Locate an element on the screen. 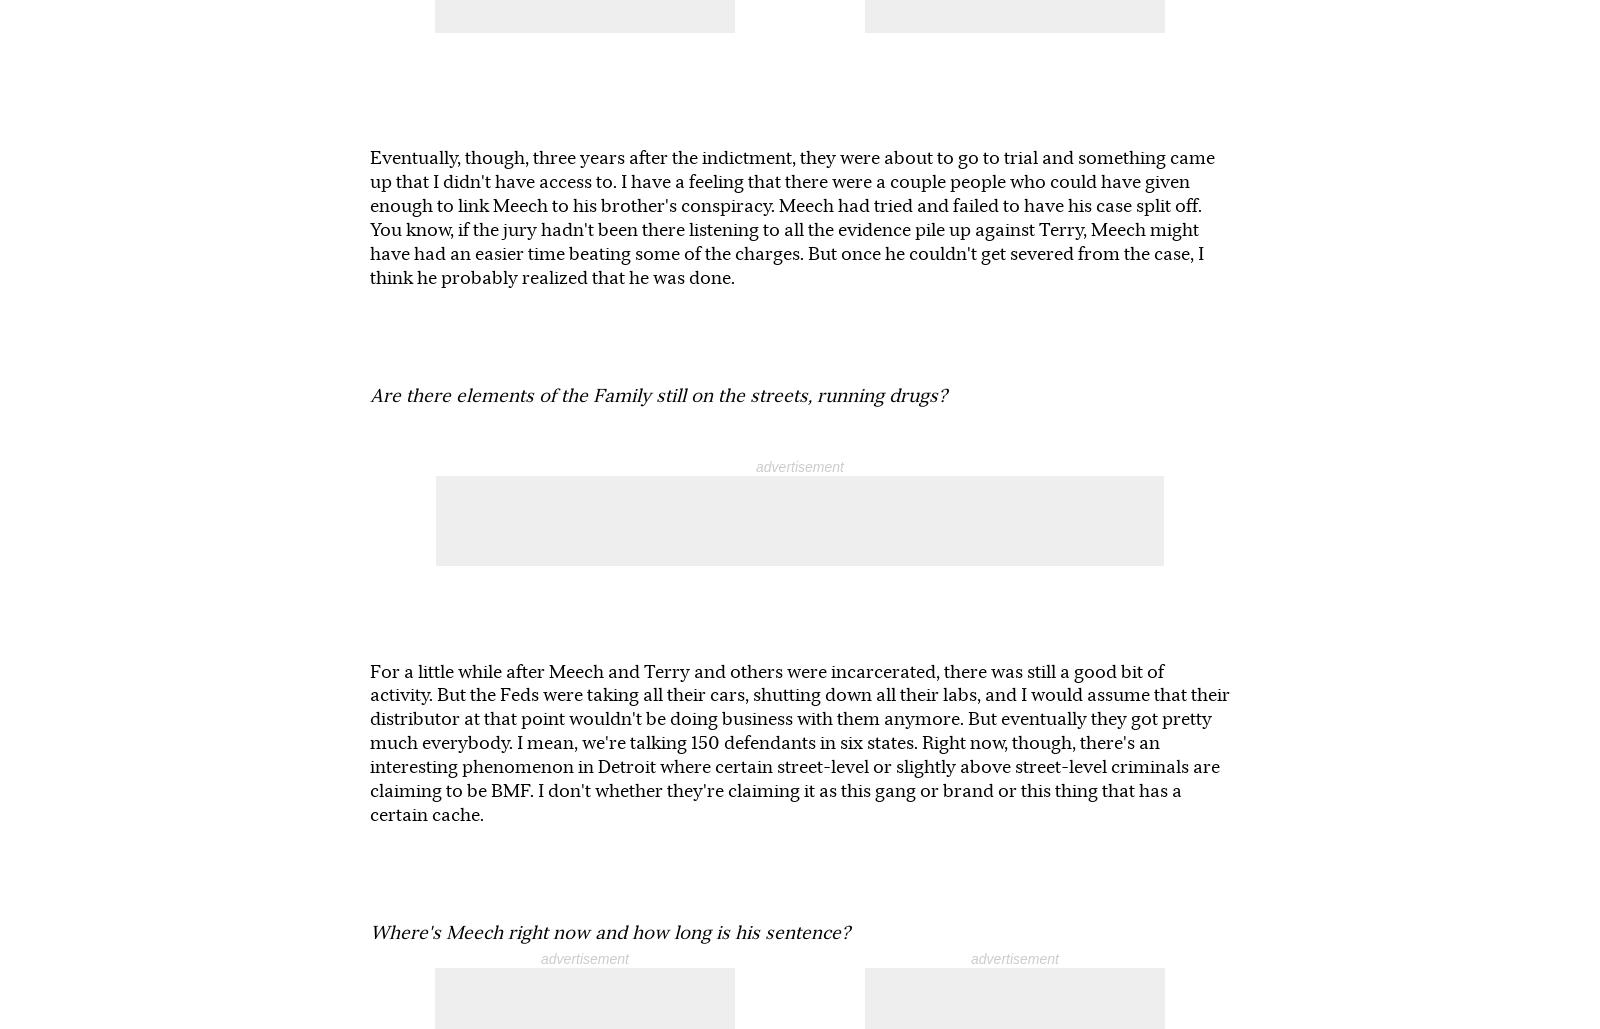 This screenshot has height=1029, width=1600. 'New Times' is located at coordinates (859, 930).